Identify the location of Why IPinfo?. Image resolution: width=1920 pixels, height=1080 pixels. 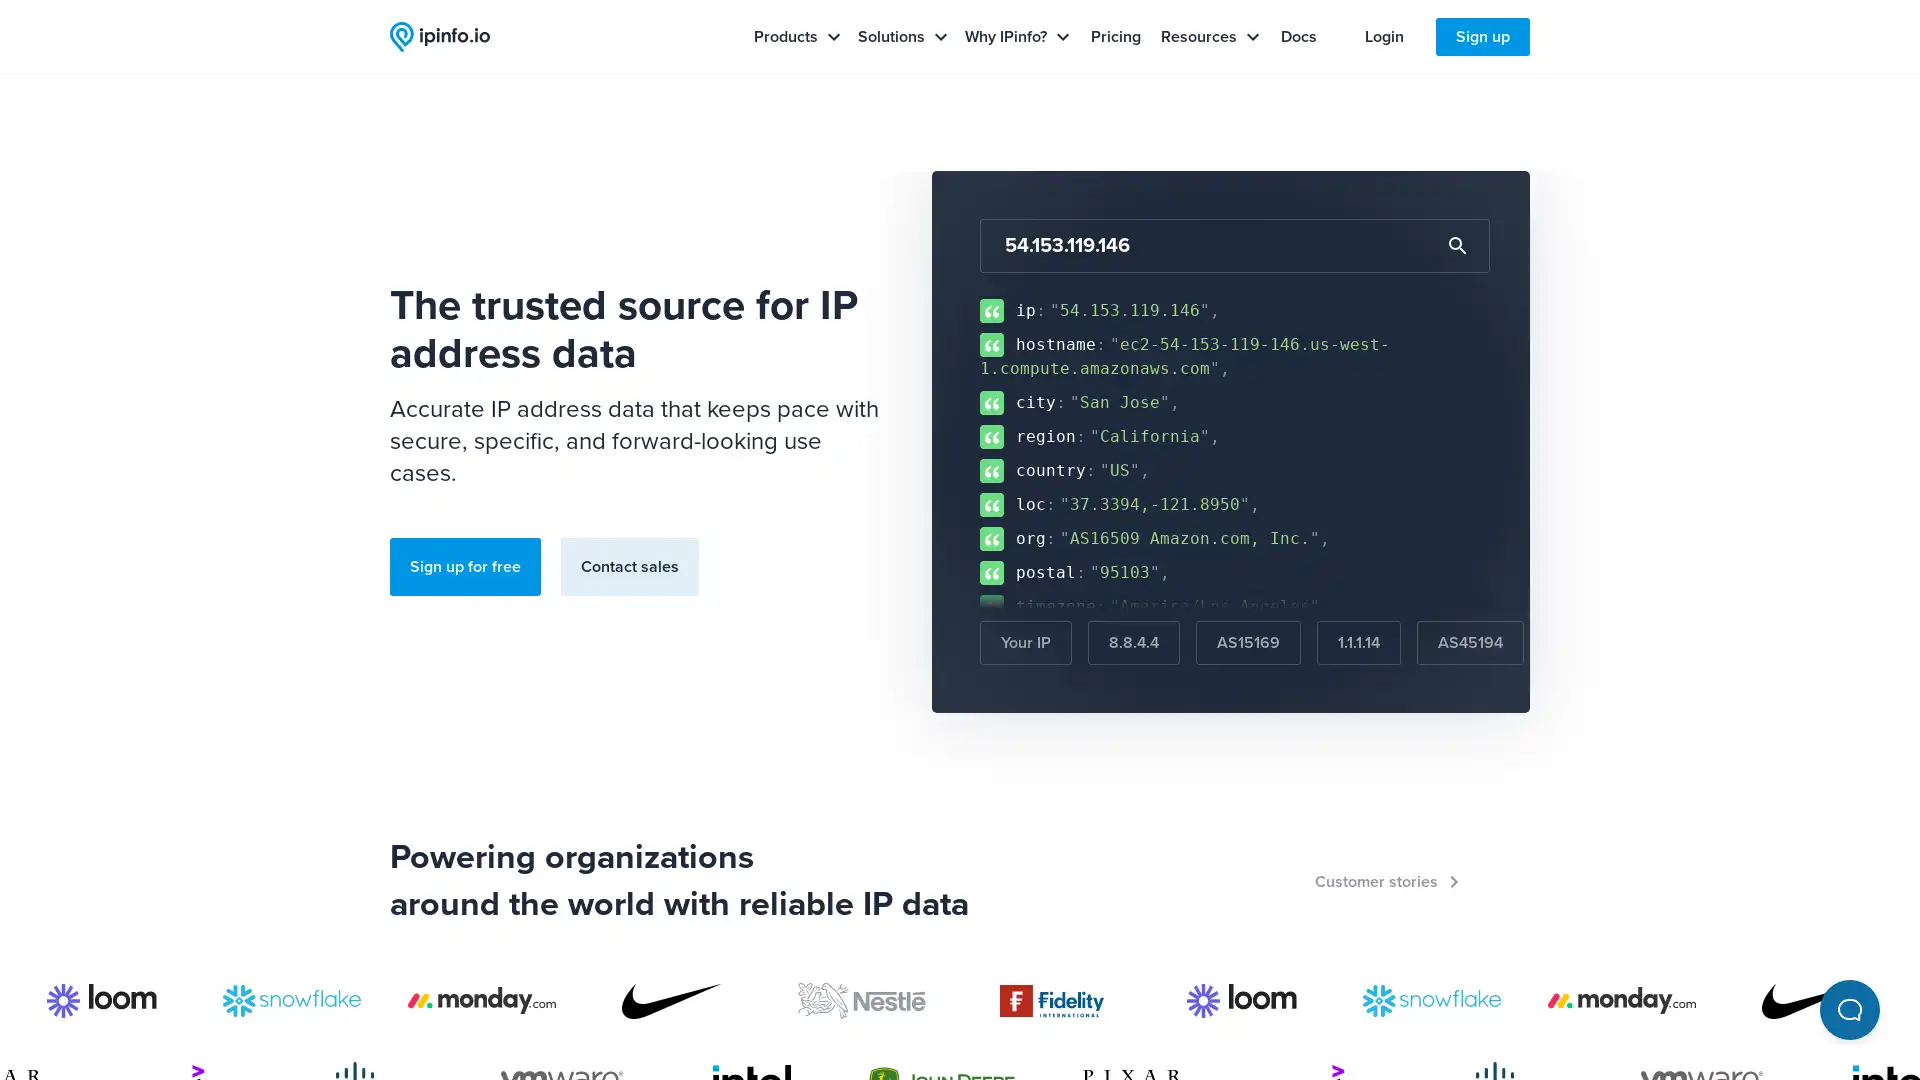
(1017, 37).